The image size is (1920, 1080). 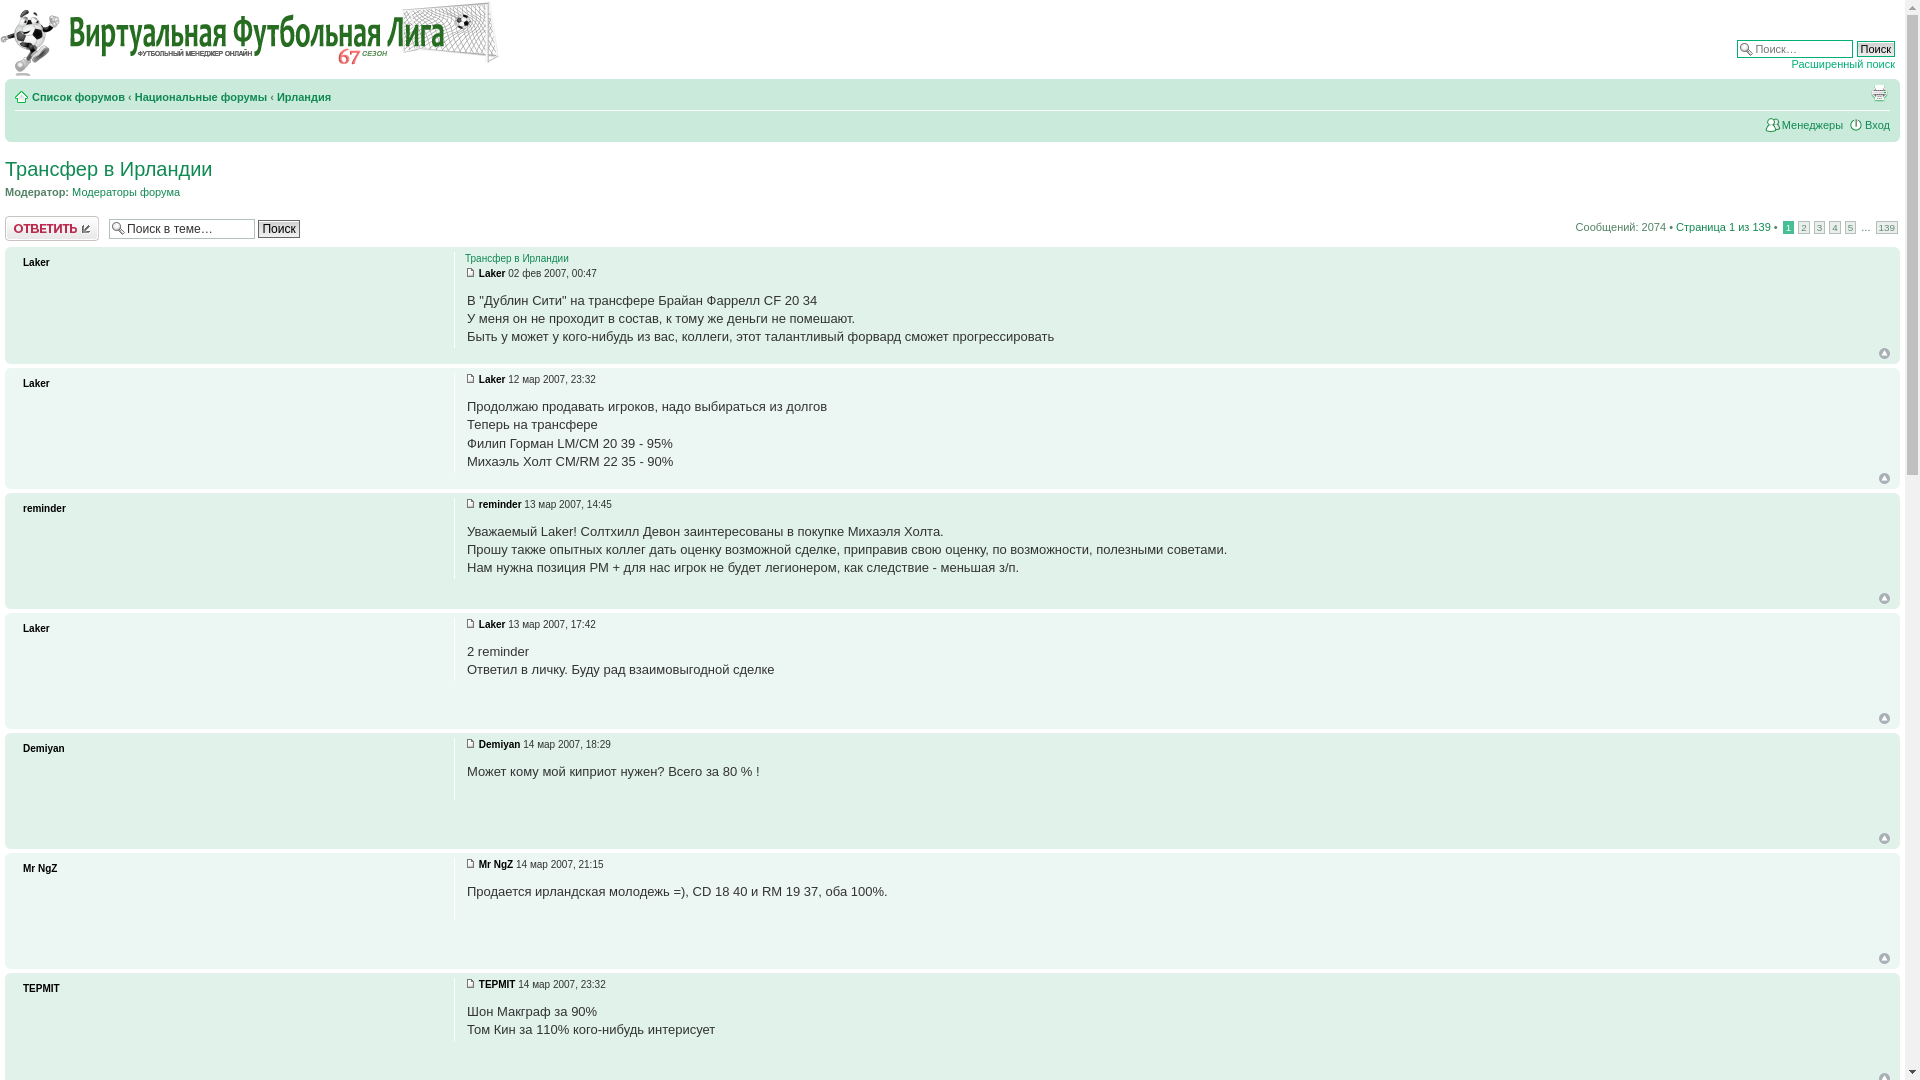 What do you see at coordinates (1885, 226) in the screenshot?
I see `'139'` at bounding box center [1885, 226].